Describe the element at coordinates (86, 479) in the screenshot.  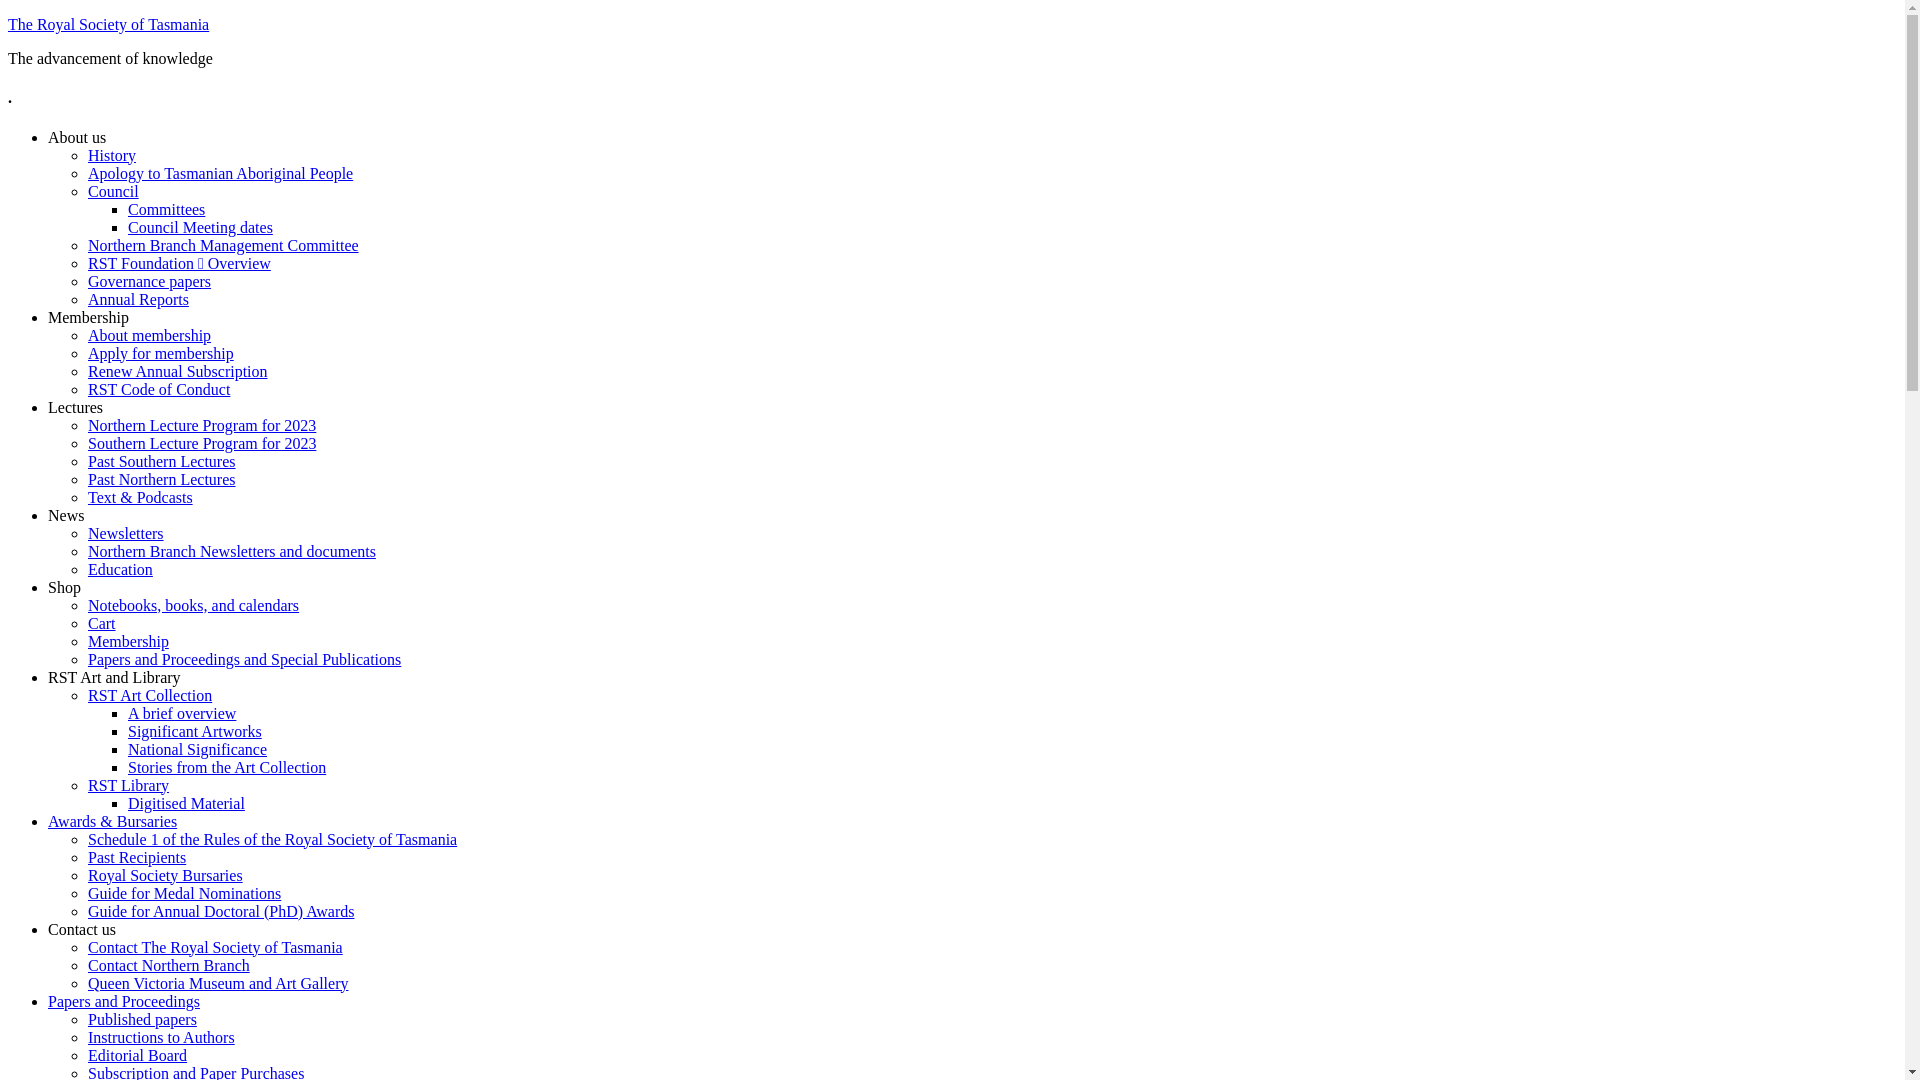
I see `'Past Northern Lectures'` at that location.